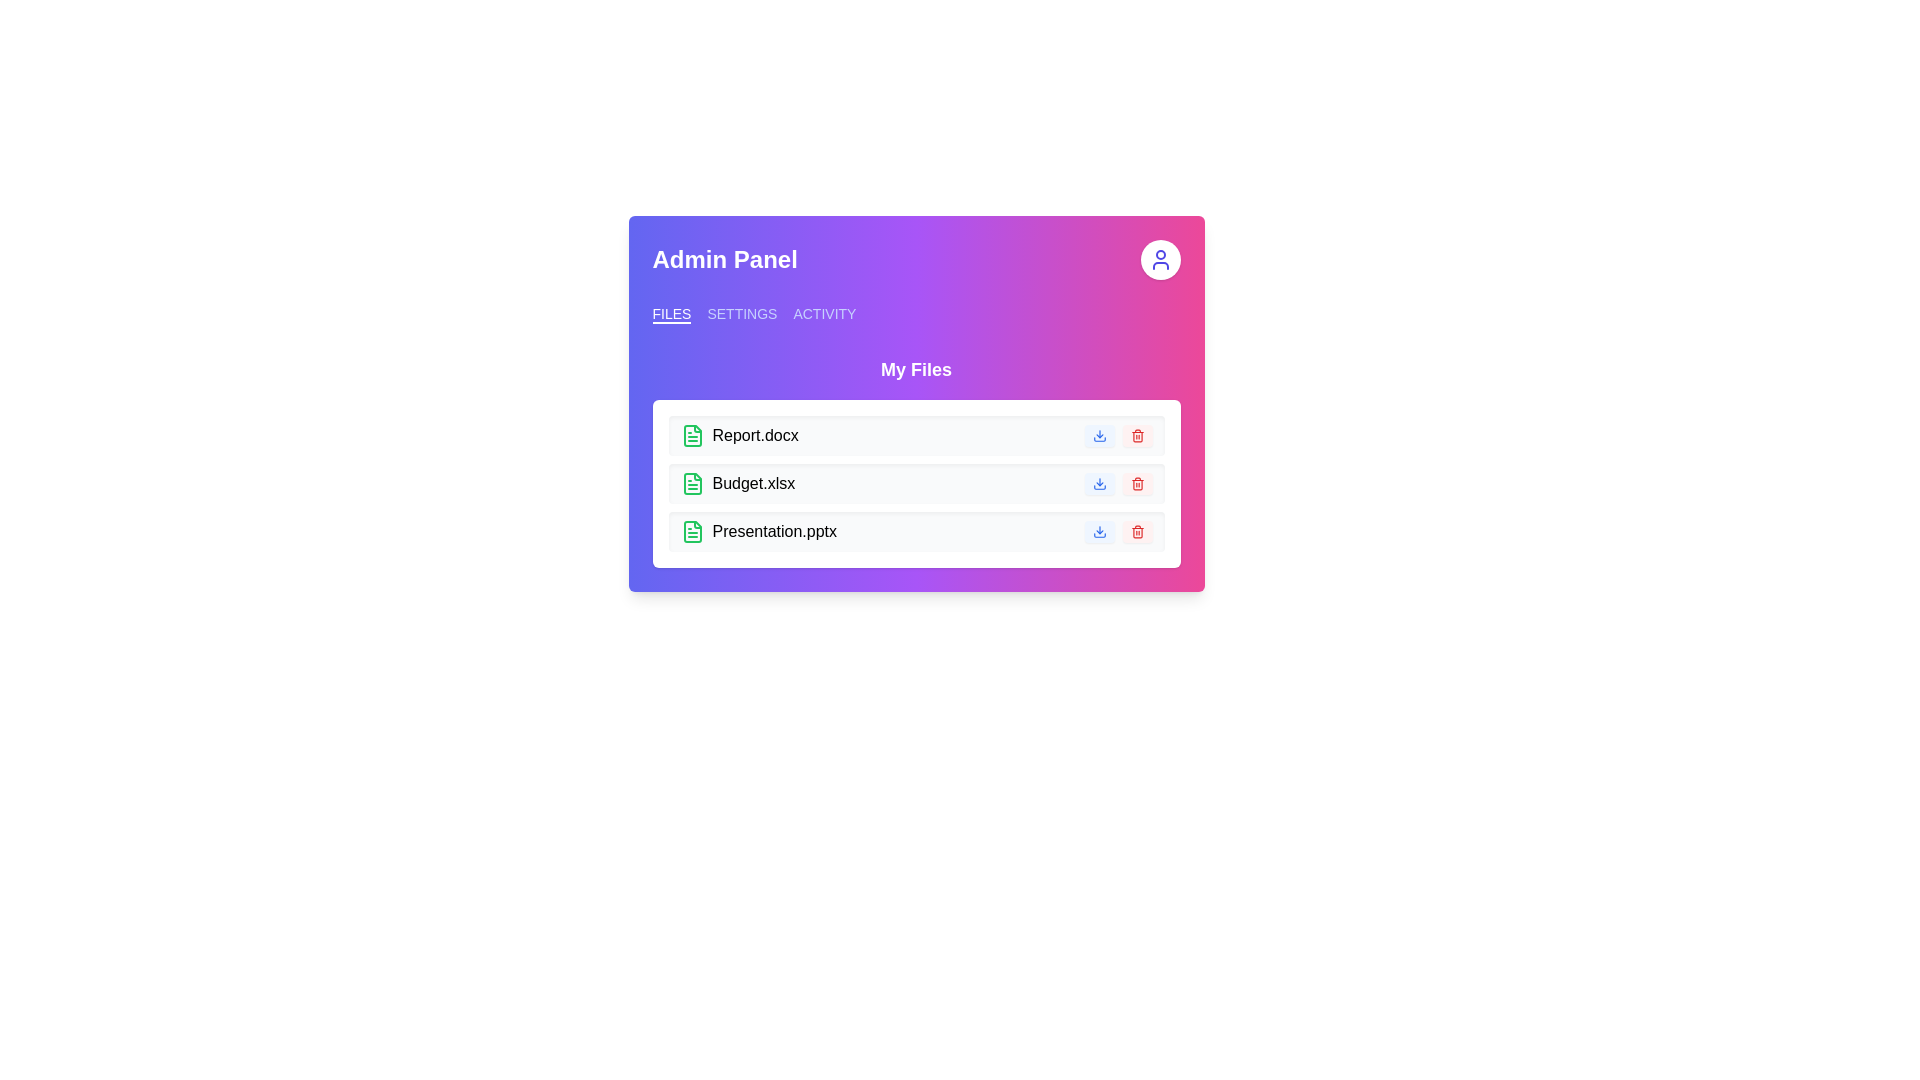 The height and width of the screenshot is (1080, 1920). Describe the element at coordinates (915, 370) in the screenshot. I see `the 'My Files' text label, which is presented in bold white lettering with a large font size and has a vibrant gradient background transitioning from purple to pink` at that location.